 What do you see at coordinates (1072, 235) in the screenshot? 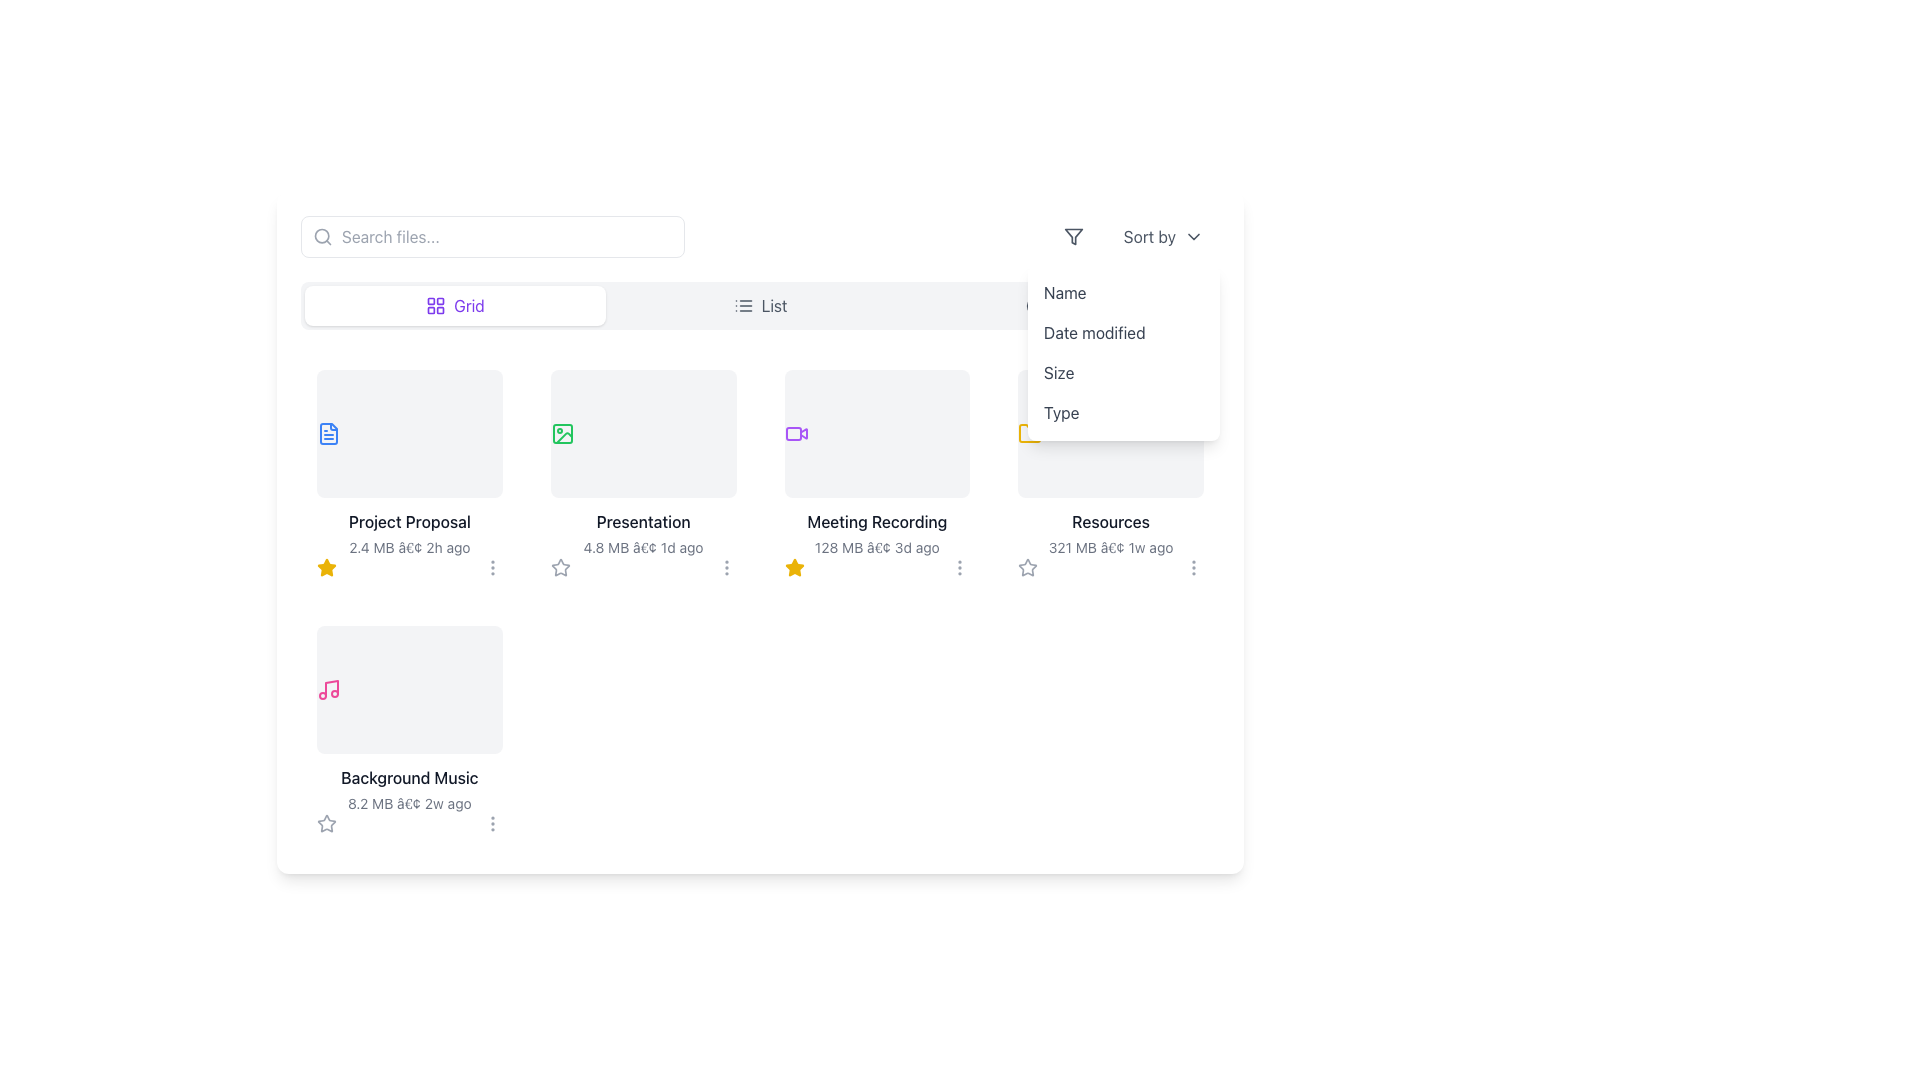
I see `the sorting SVG icon located immediately left of the 'Sort by' label in the sorting dropdown menu to interact with sorting options` at bounding box center [1072, 235].